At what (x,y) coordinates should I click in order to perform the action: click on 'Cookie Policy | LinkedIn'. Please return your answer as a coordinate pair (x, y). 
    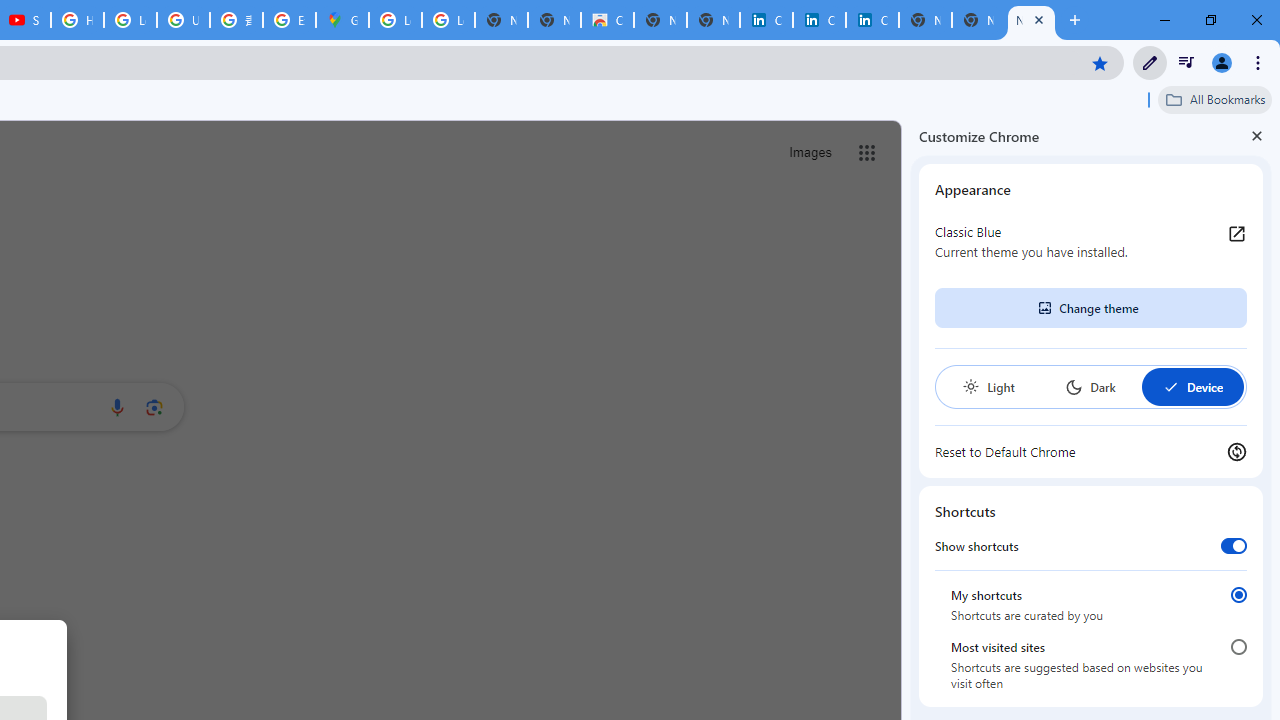
    Looking at the image, I should click on (765, 20).